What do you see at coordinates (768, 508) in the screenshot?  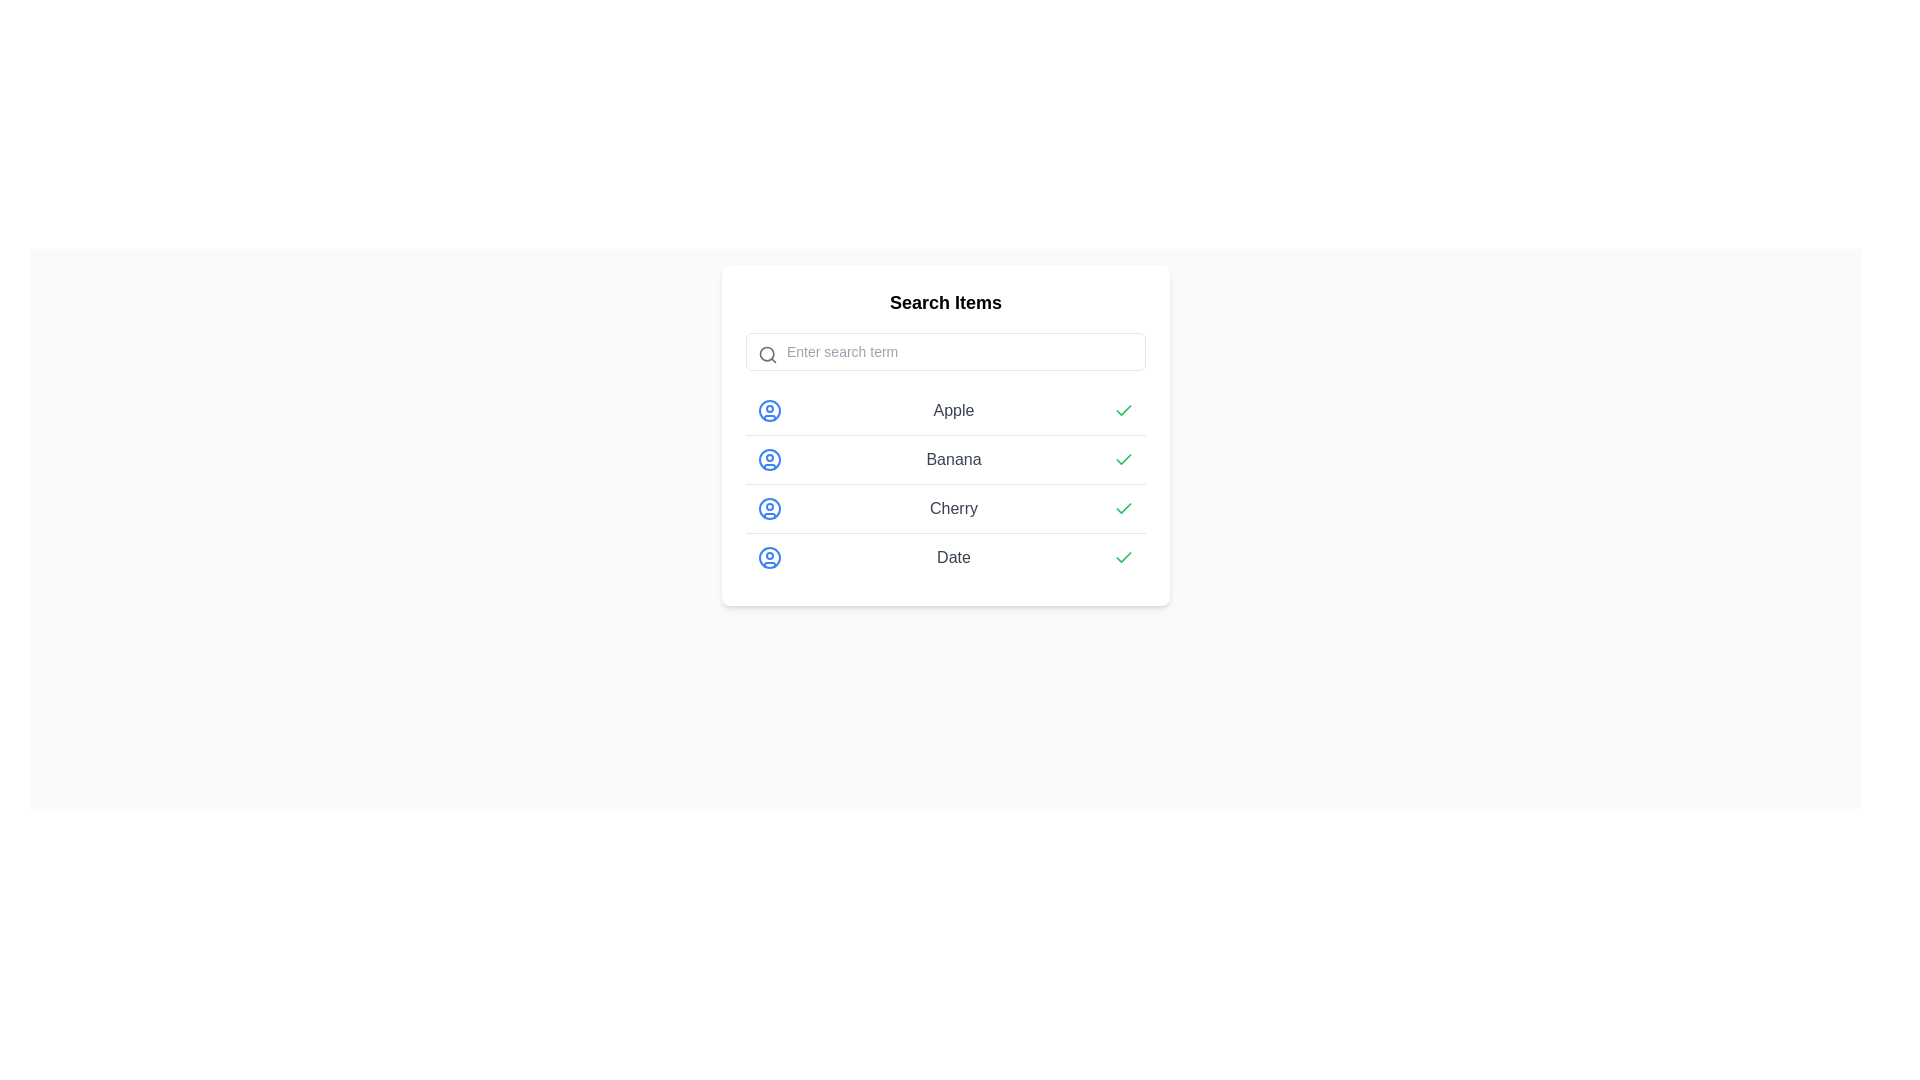 I see `circular SVG graphic element that is part of a user profile icon, positioned adjacent to the list item labeled 'Cherry'` at bounding box center [768, 508].